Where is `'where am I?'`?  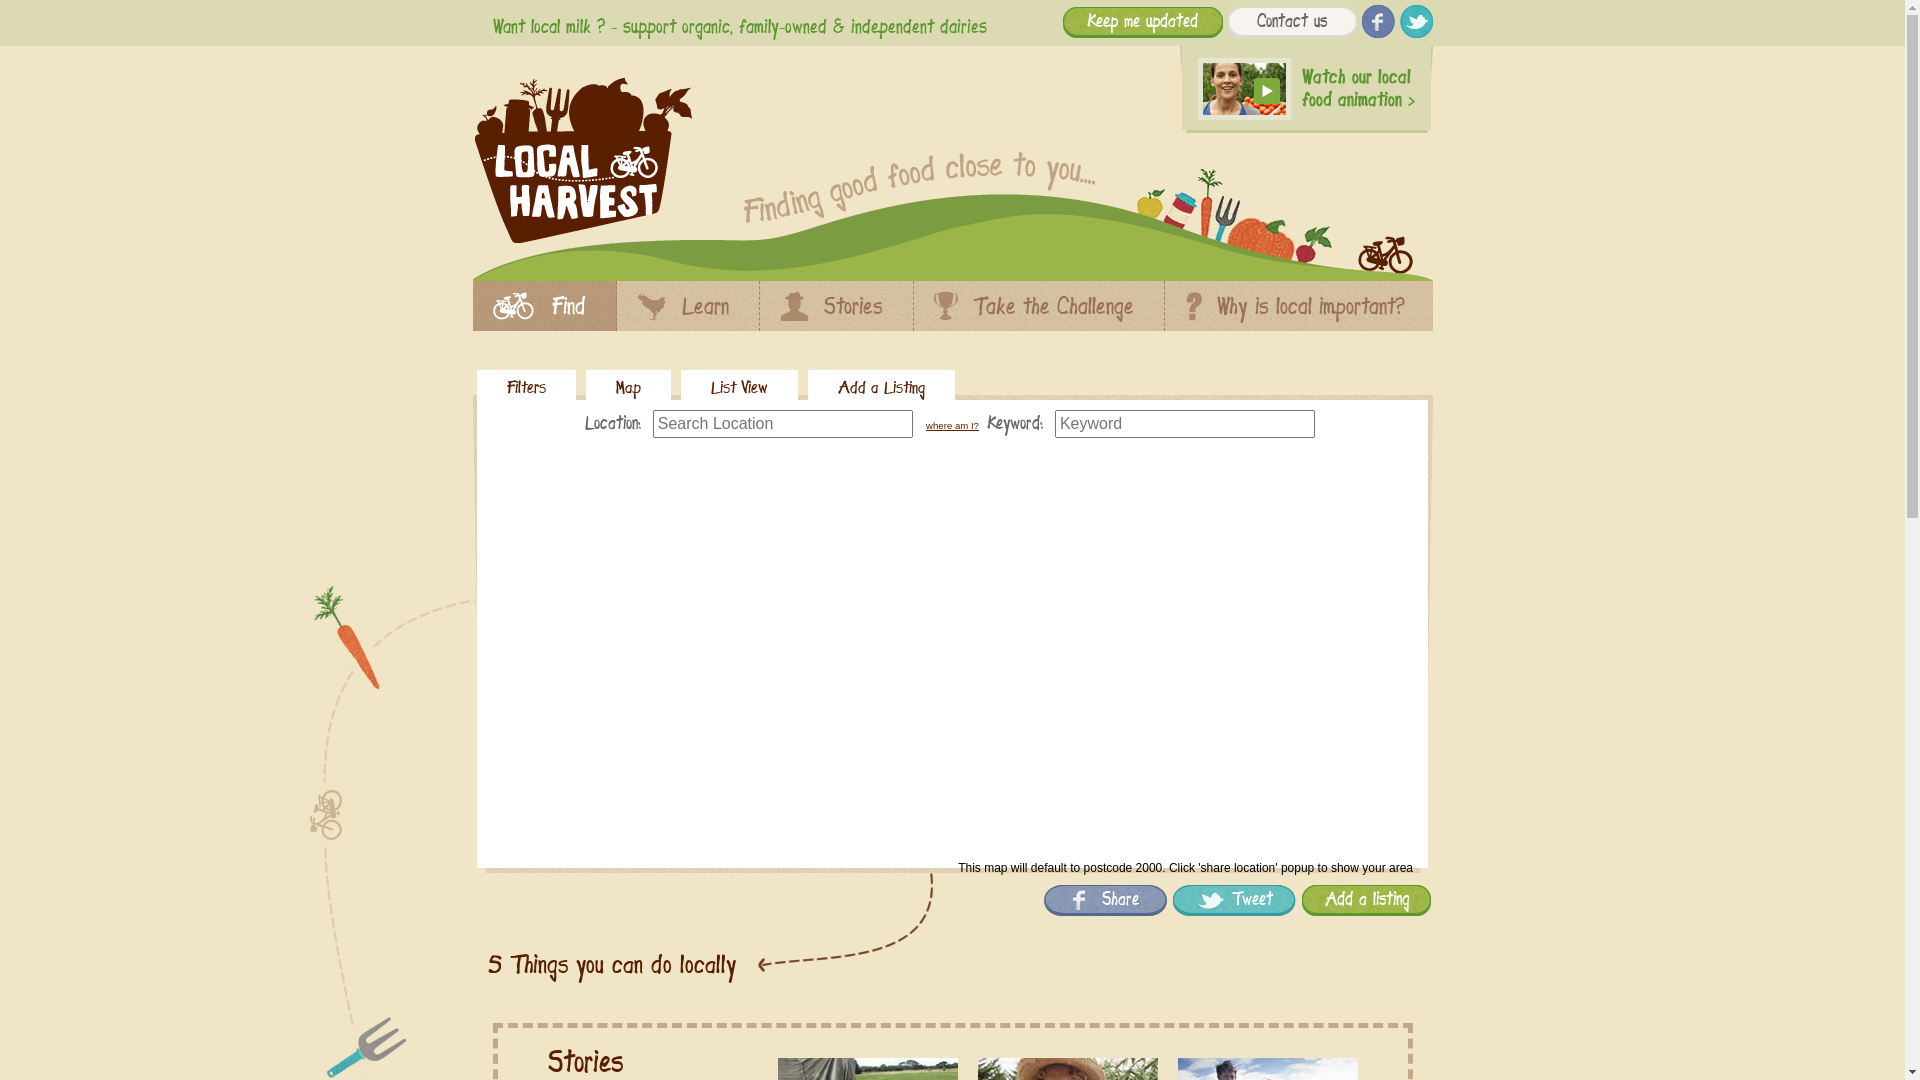
'where am I?' is located at coordinates (925, 424).